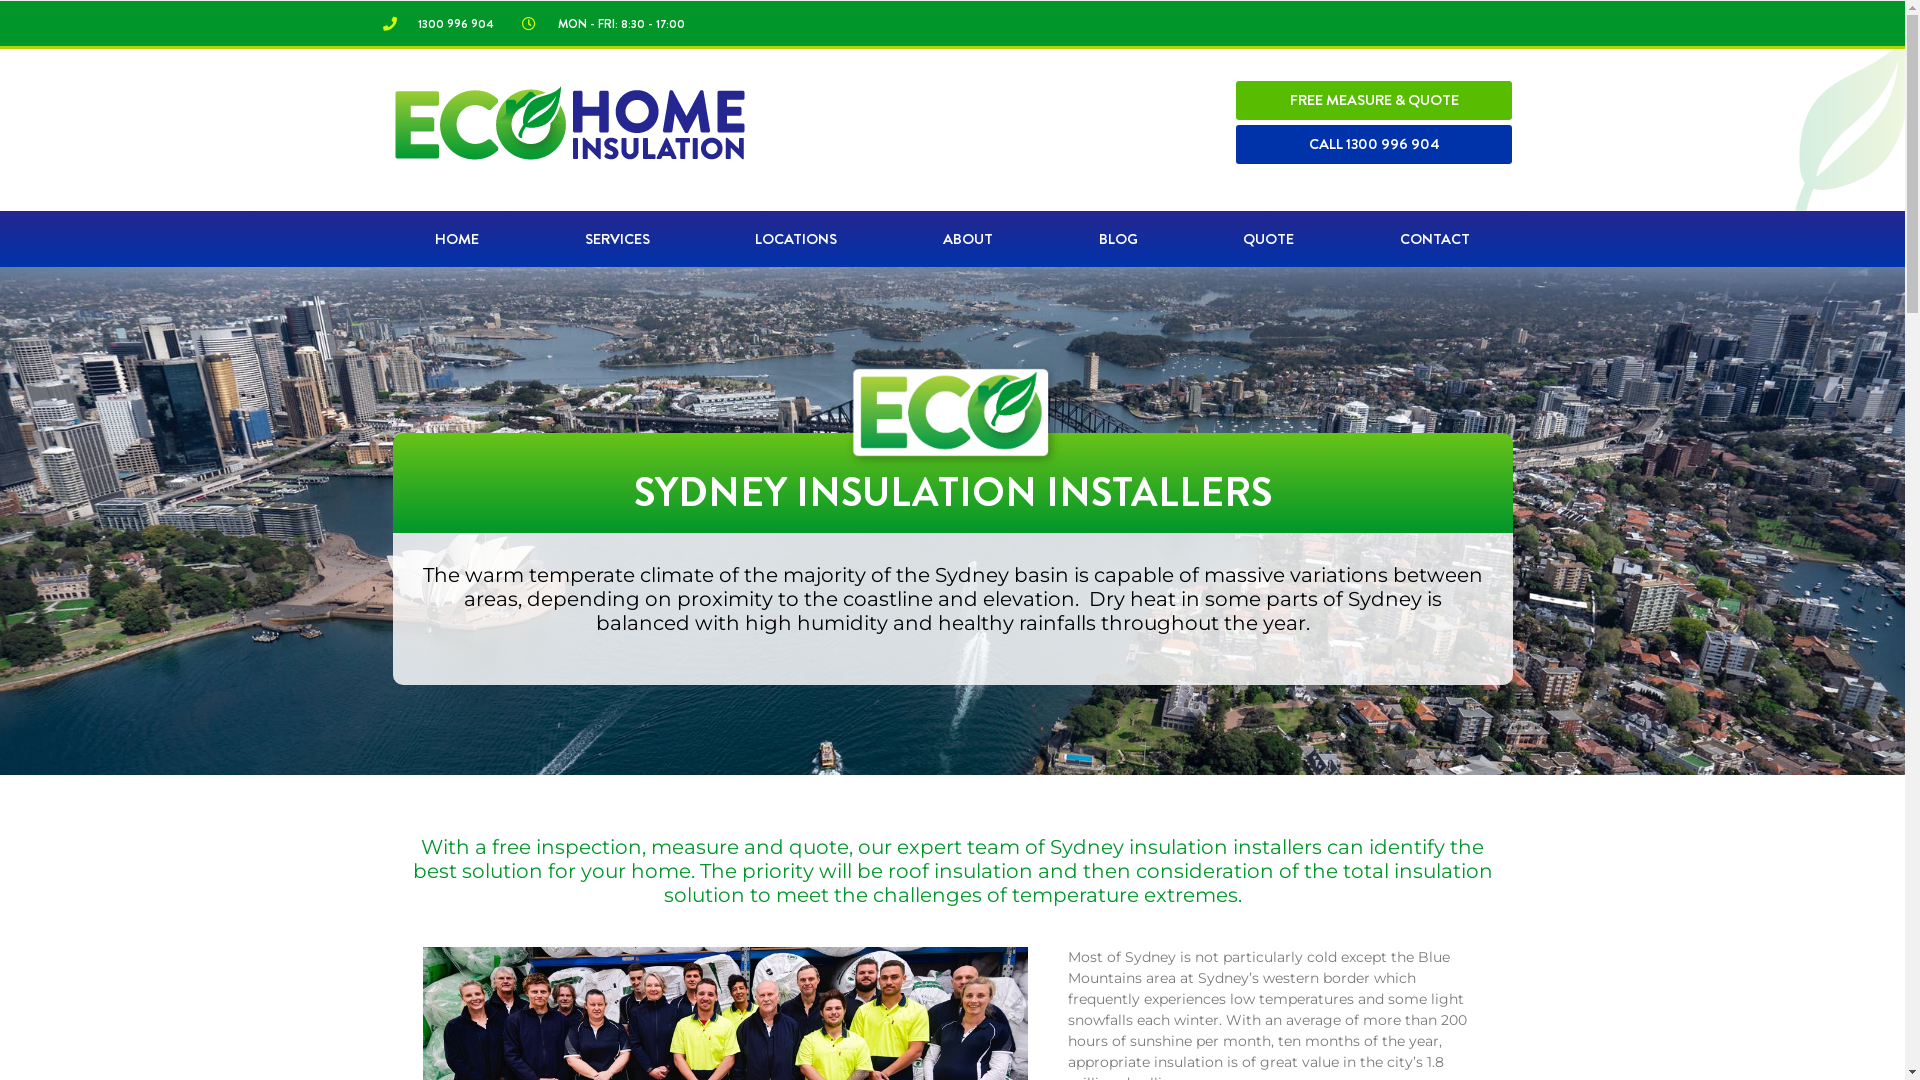  What do you see at coordinates (968, 238) in the screenshot?
I see `'ABOUT'` at bounding box center [968, 238].